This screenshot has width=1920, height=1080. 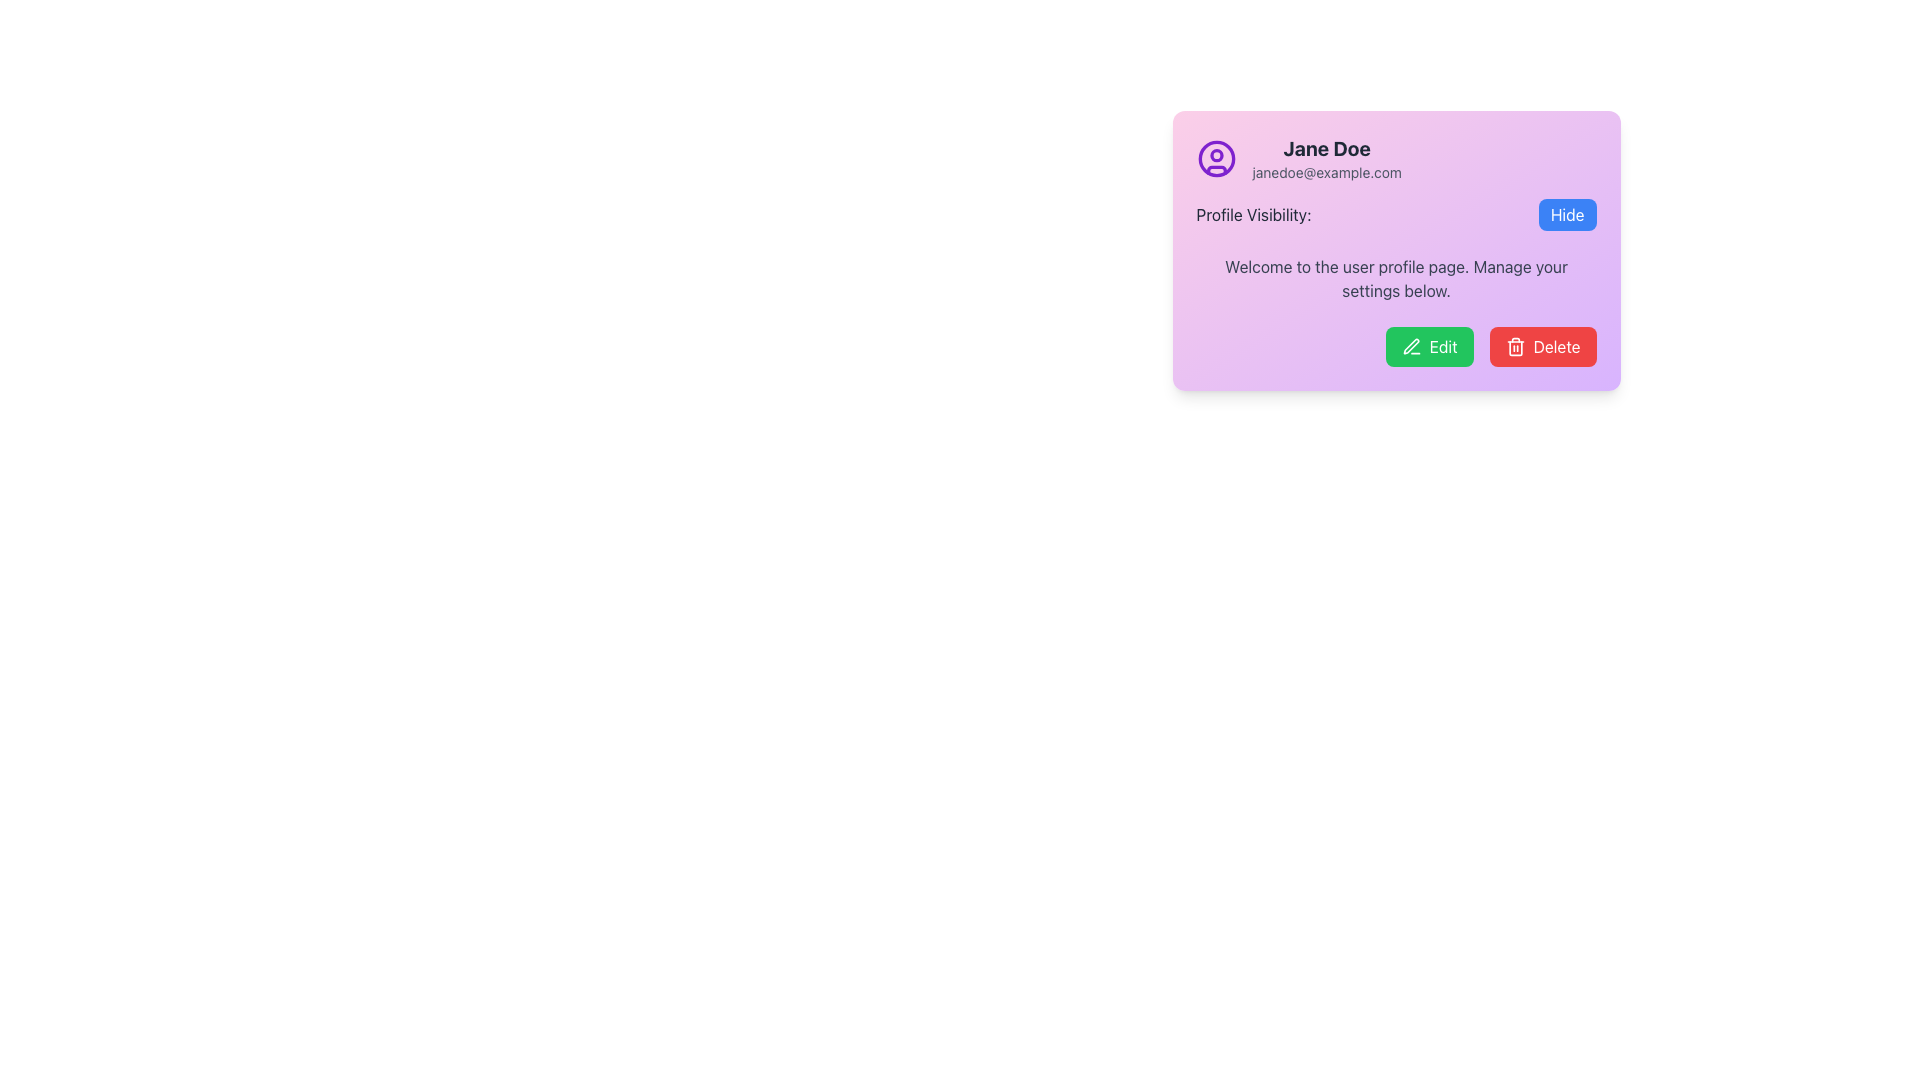 I want to click on the delete button located in the bottom-right section of the user information card, so click(x=1542, y=346).